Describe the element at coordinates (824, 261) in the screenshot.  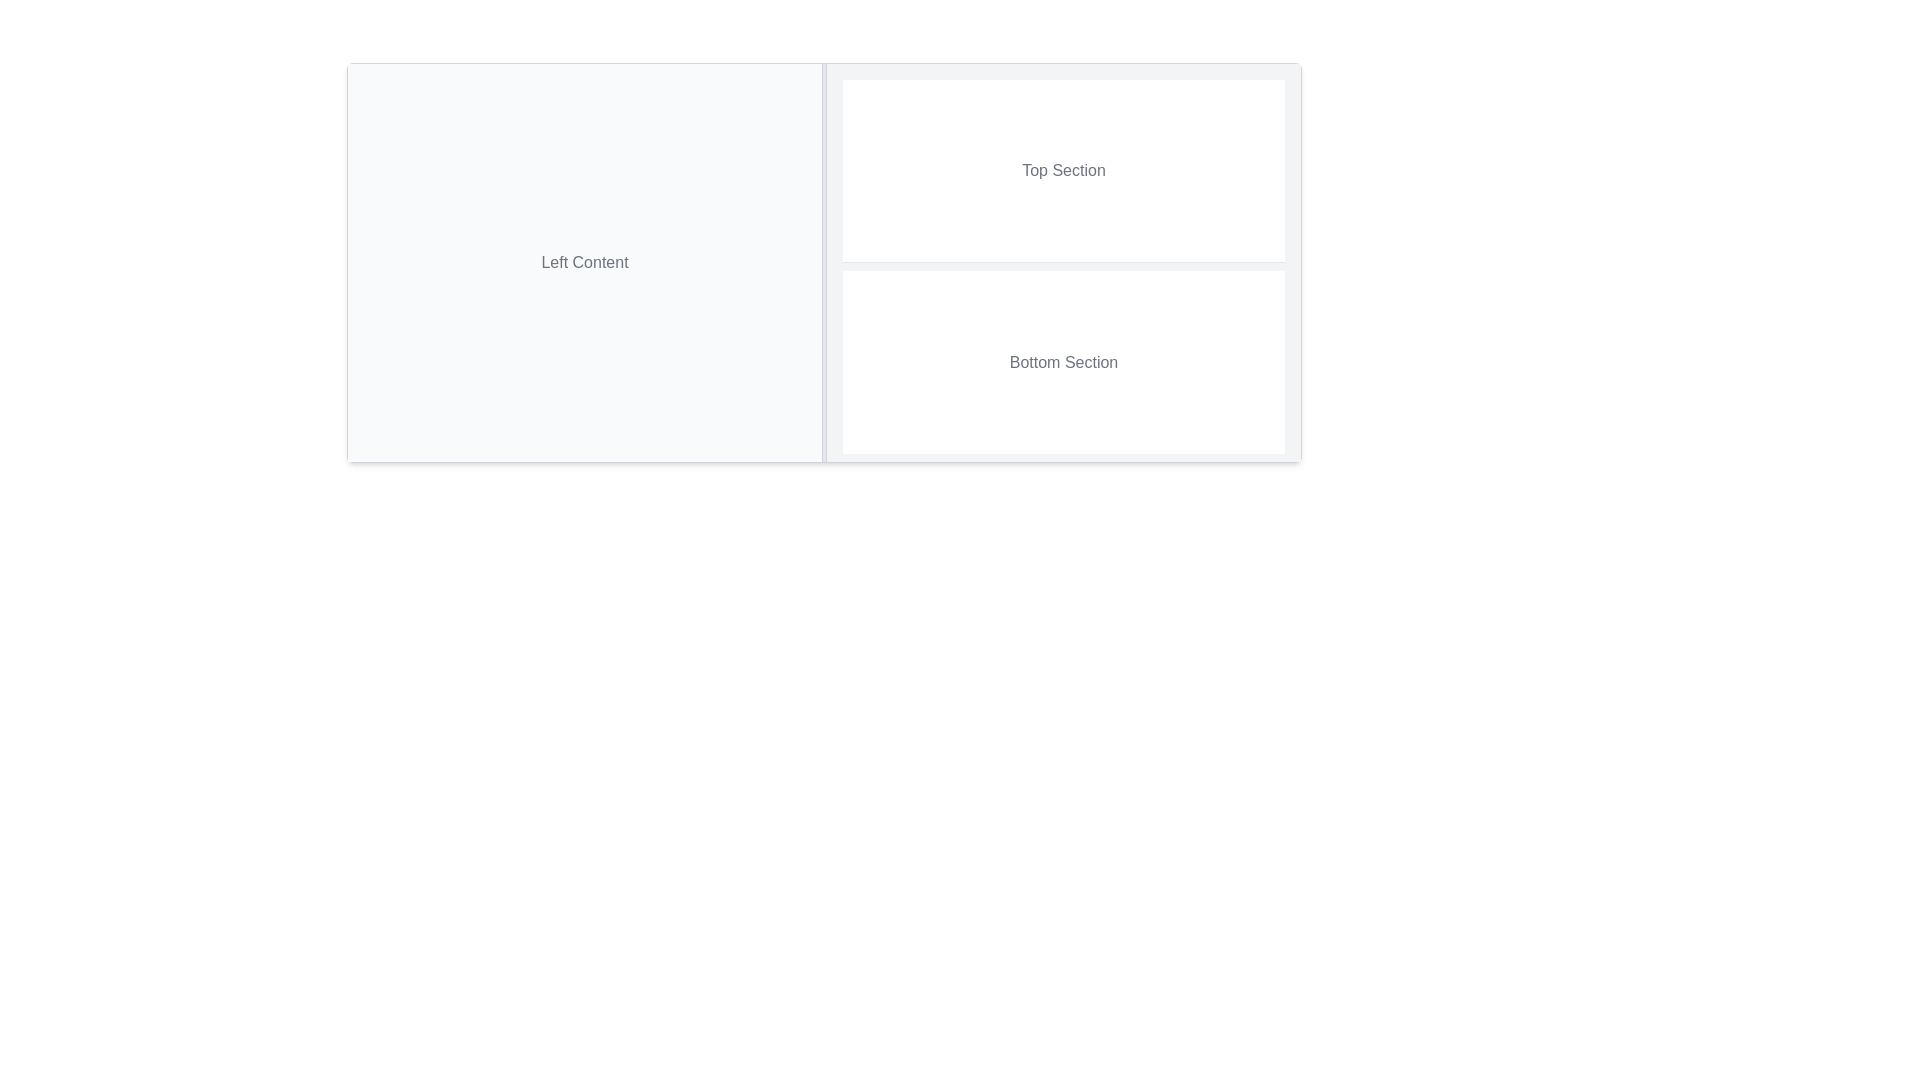
I see `and drag the thin vertical resizable divider located between the 'Left Content' section and the 'Top Section' and 'Bottom Section' to adjust its position horizontally` at that location.